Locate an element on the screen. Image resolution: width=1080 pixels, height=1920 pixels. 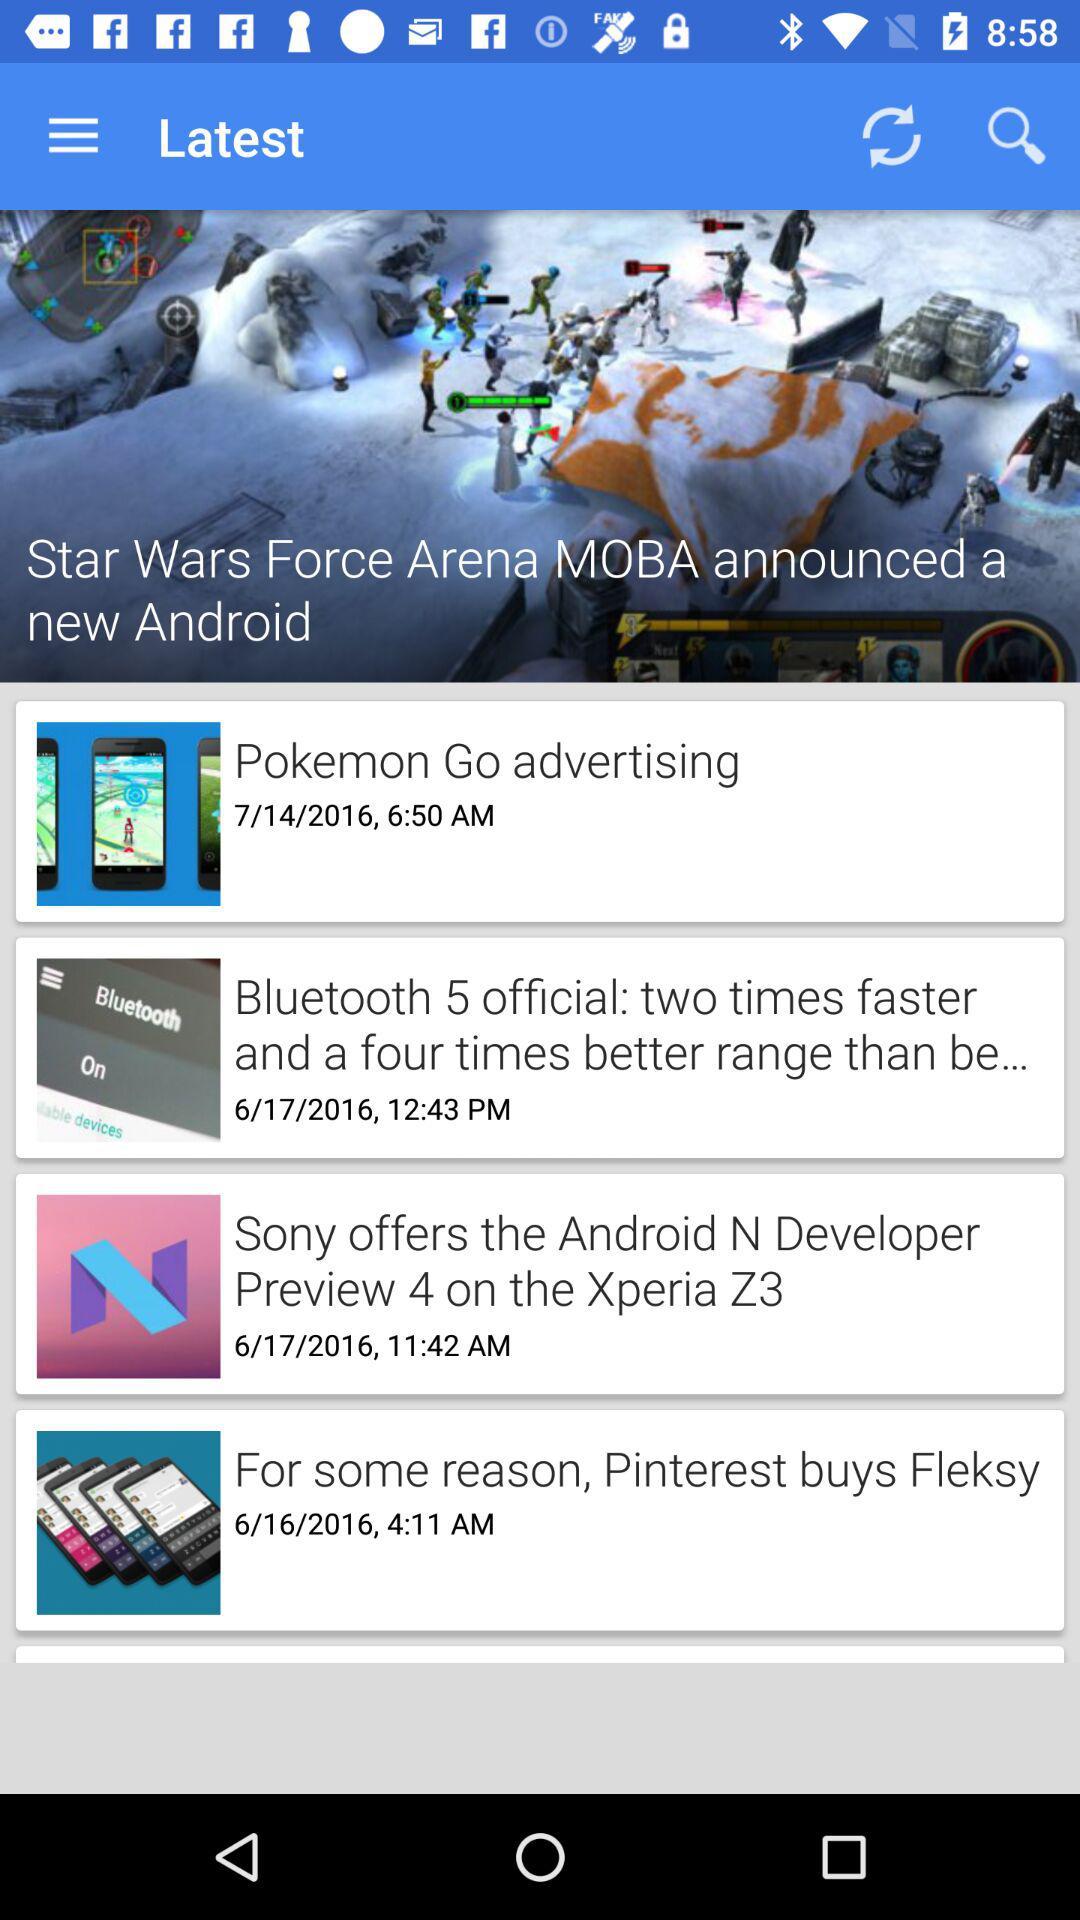
for some reason is located at coordinates (630, 1465).